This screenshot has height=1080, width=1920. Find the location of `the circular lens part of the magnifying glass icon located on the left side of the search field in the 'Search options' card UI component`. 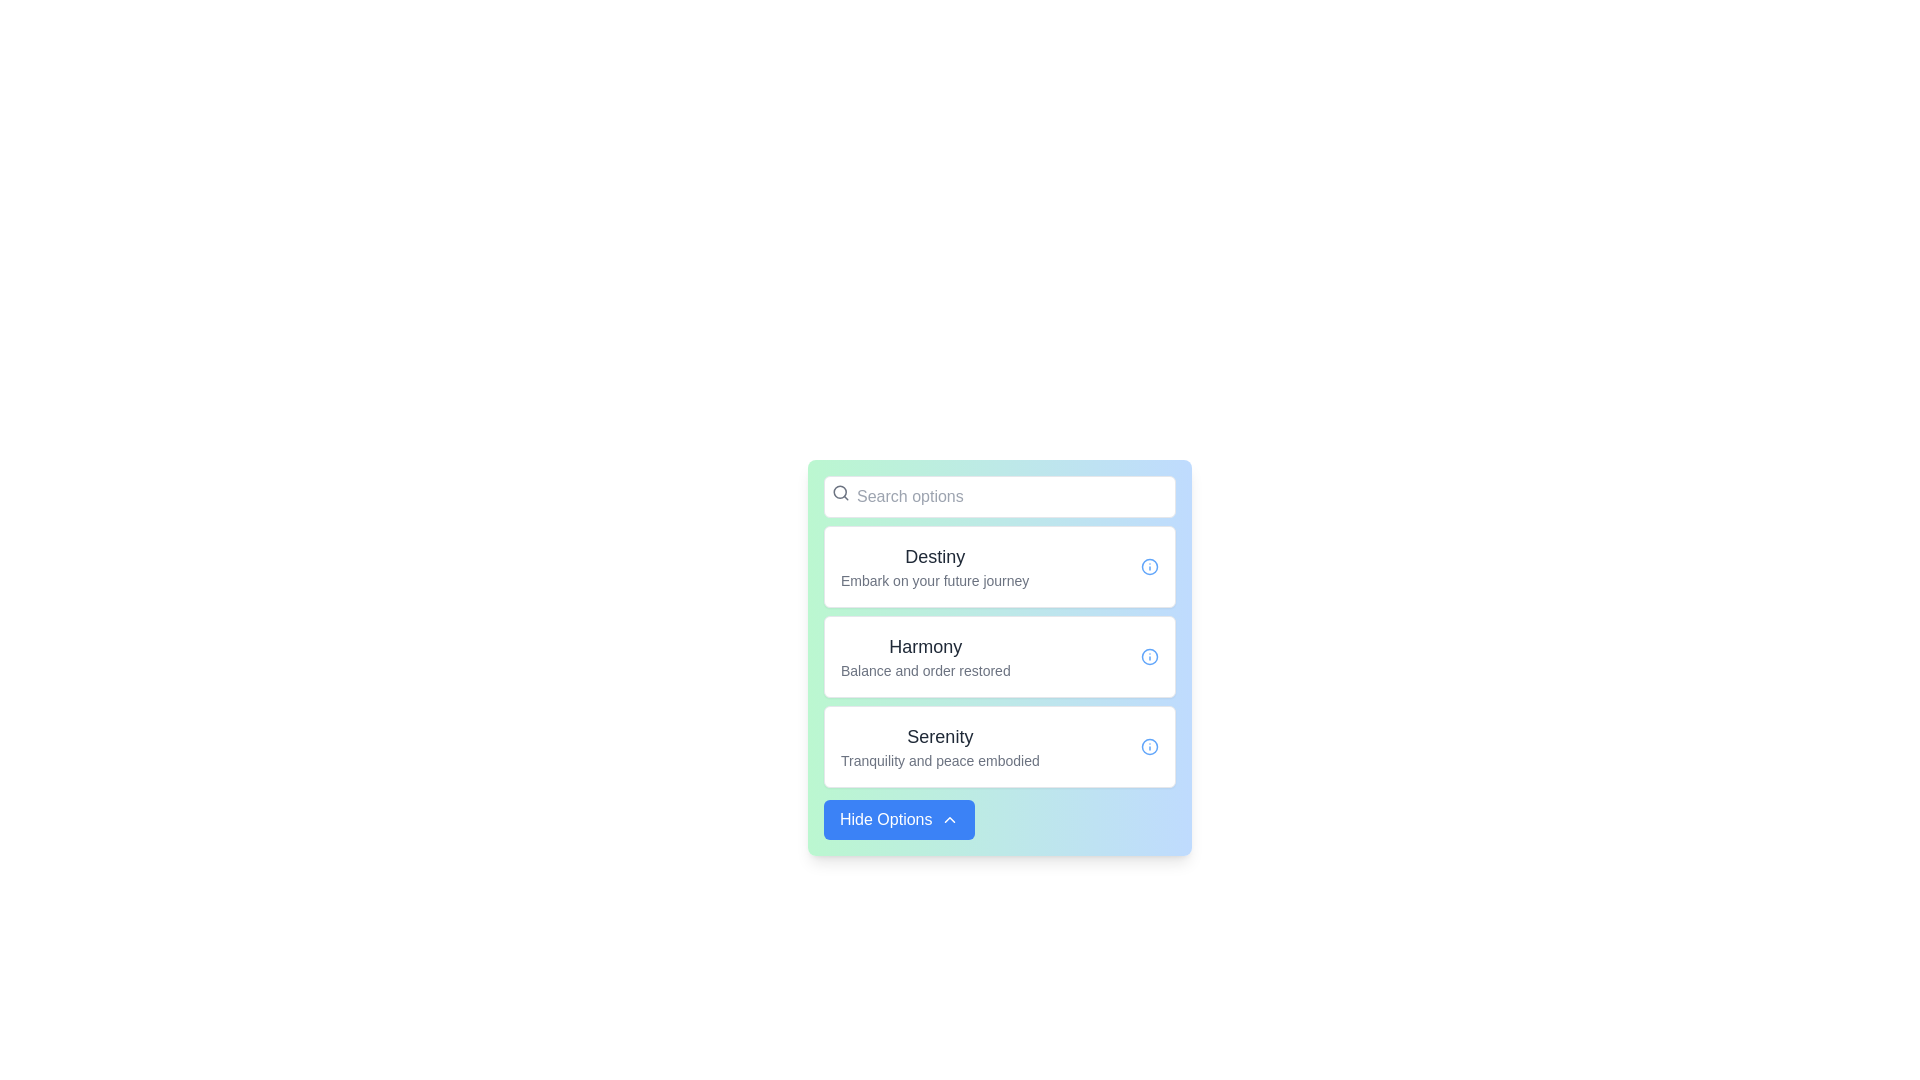

the circular lens part of the magnifying glass icon located on the left side of the search field in the 'Search options' card UI component is located at coordinates (840, 492).